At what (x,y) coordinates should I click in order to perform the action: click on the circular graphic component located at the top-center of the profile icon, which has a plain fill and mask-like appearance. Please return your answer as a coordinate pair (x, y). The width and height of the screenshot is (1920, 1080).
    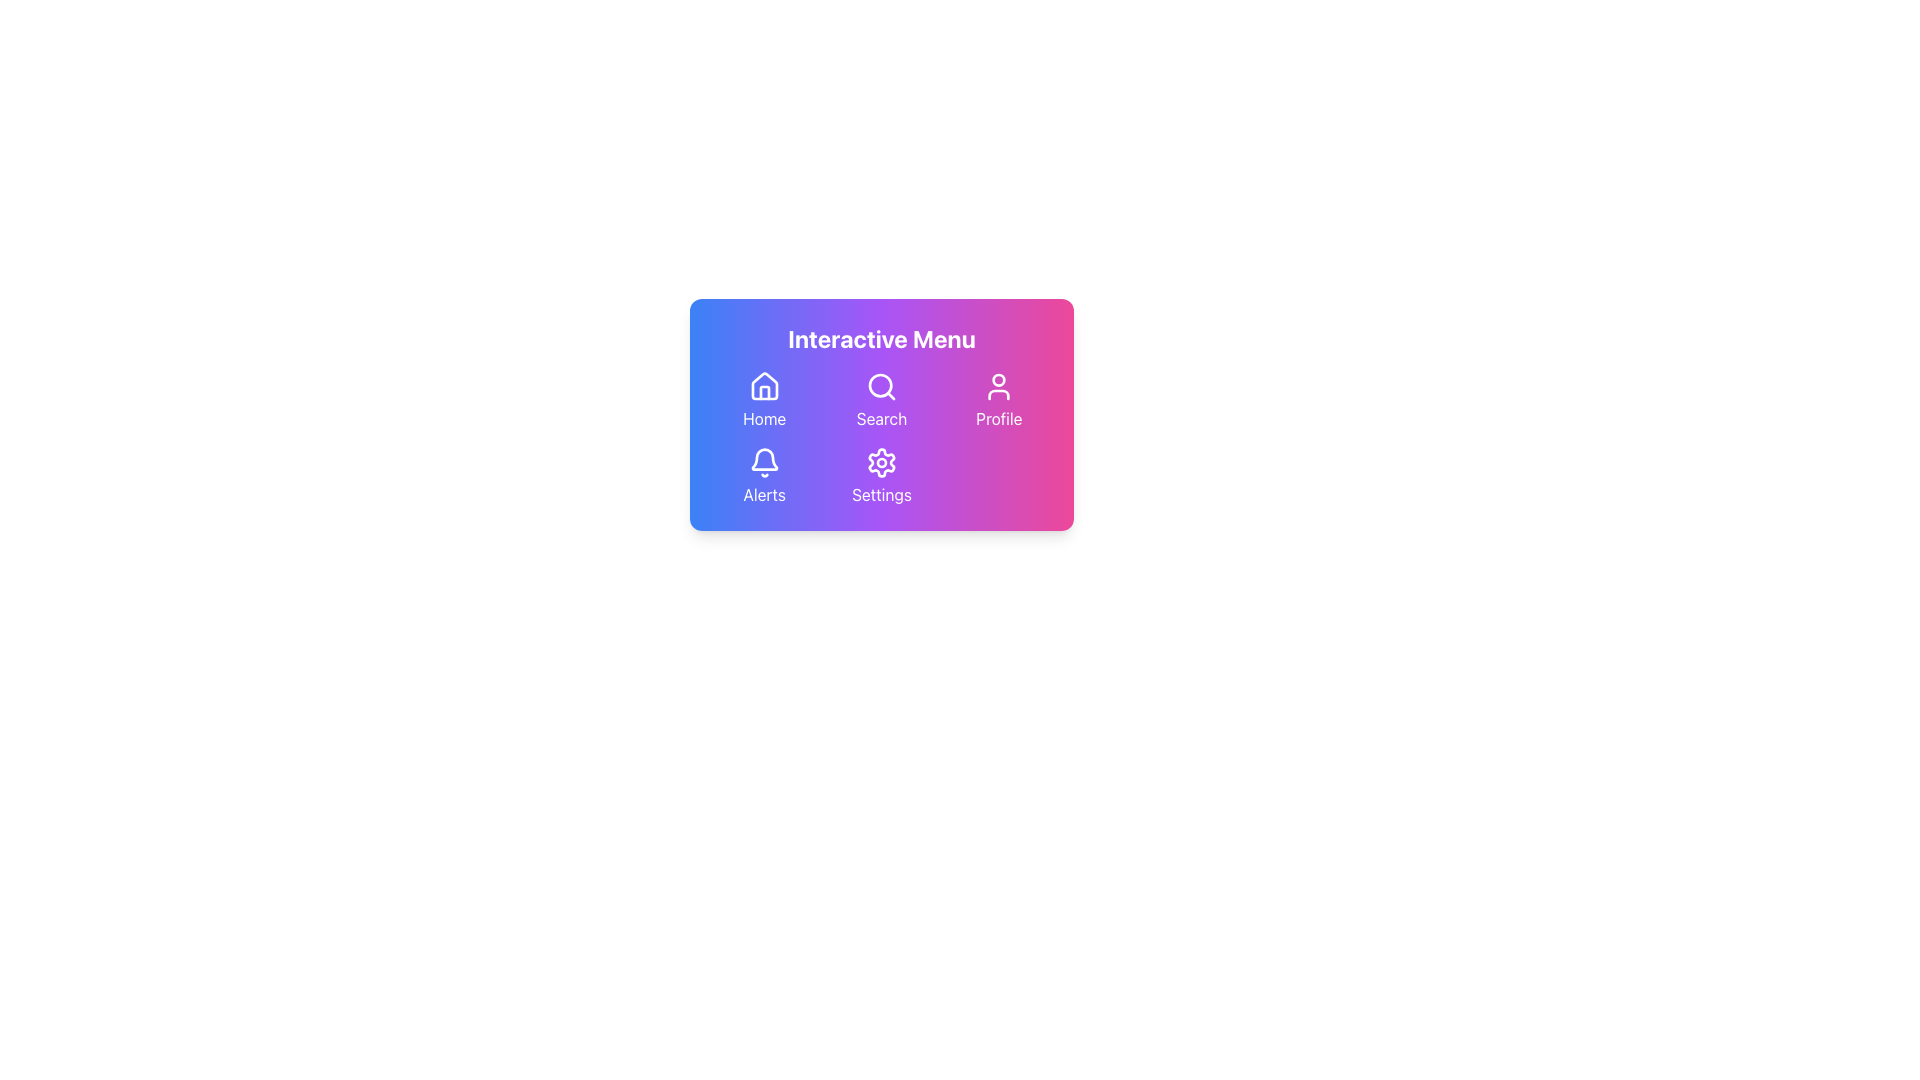
    Looking at the image, I should click on (999, 380).